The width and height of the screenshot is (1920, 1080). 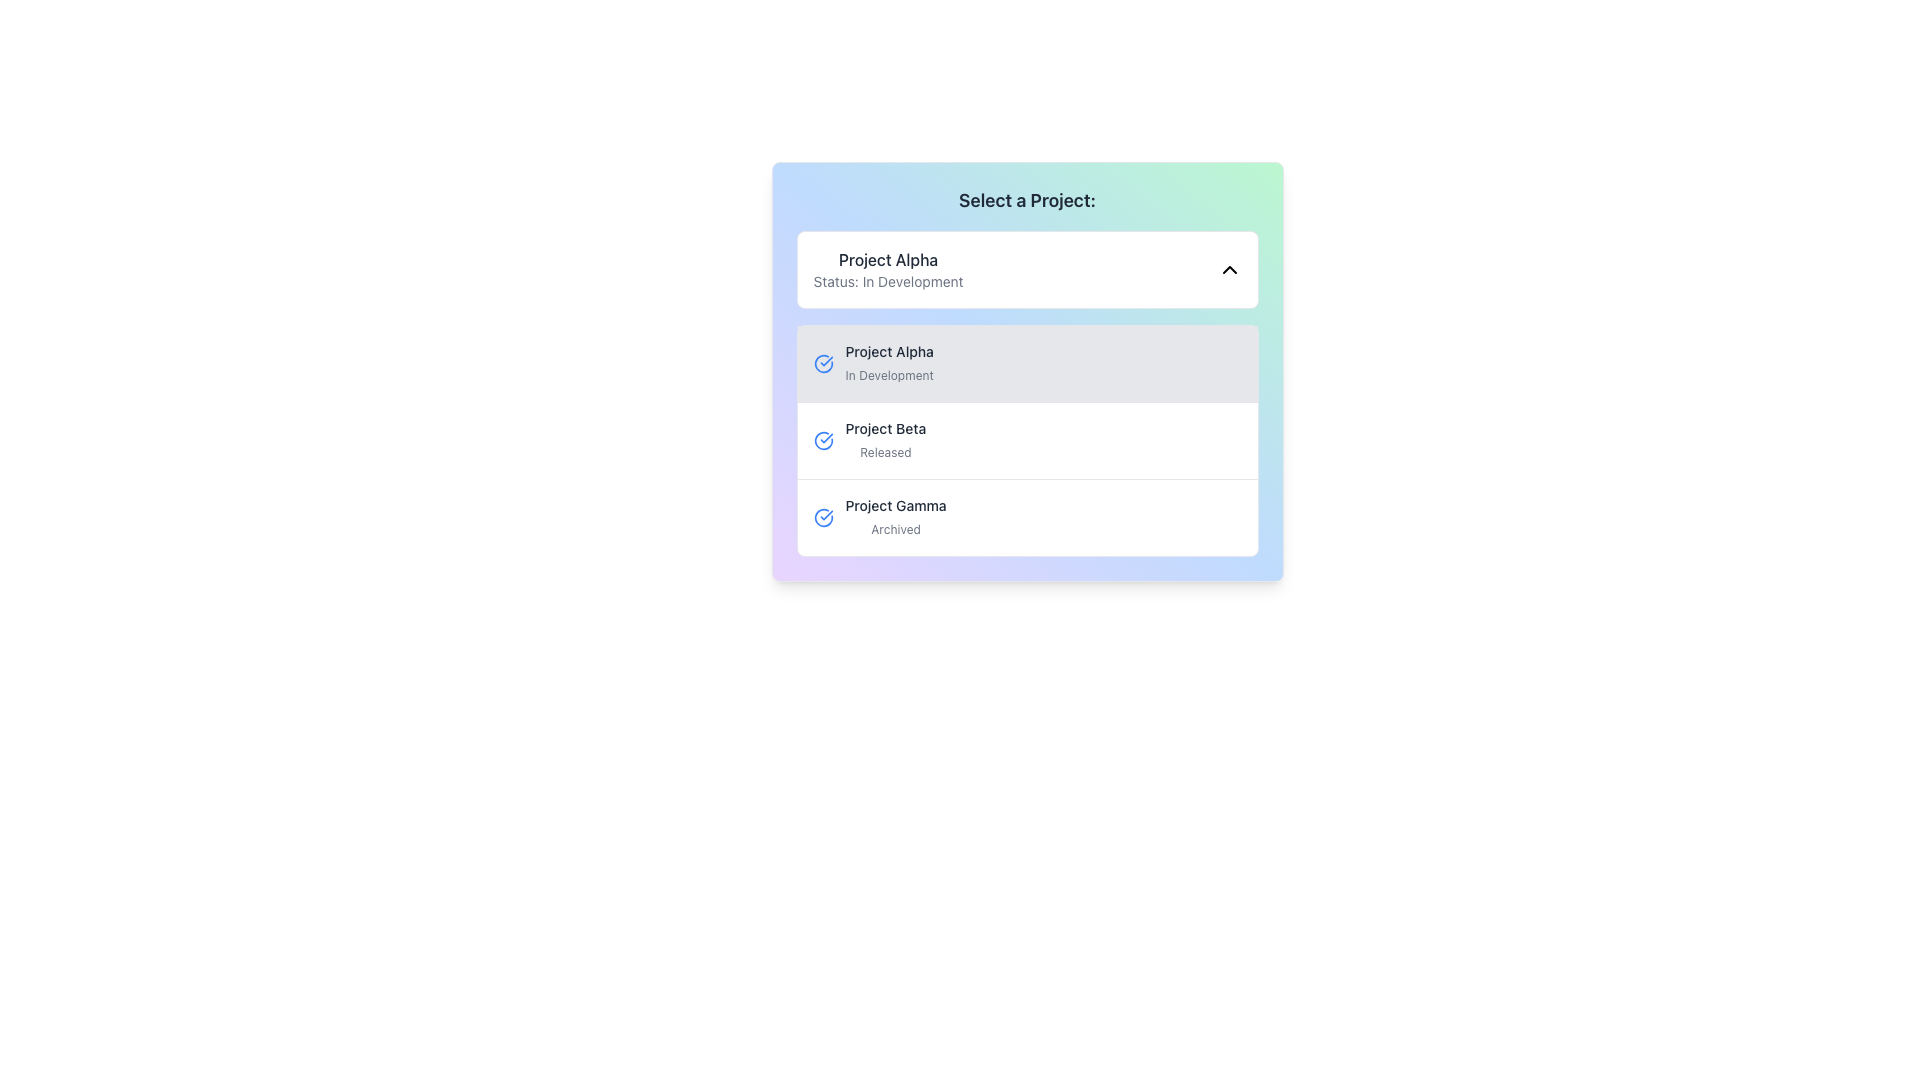 I want to click on the second project item in the dropdown menu which is visually represented with an icon, bold project name, and smaller gray status text, so click(x=1027, y=439).